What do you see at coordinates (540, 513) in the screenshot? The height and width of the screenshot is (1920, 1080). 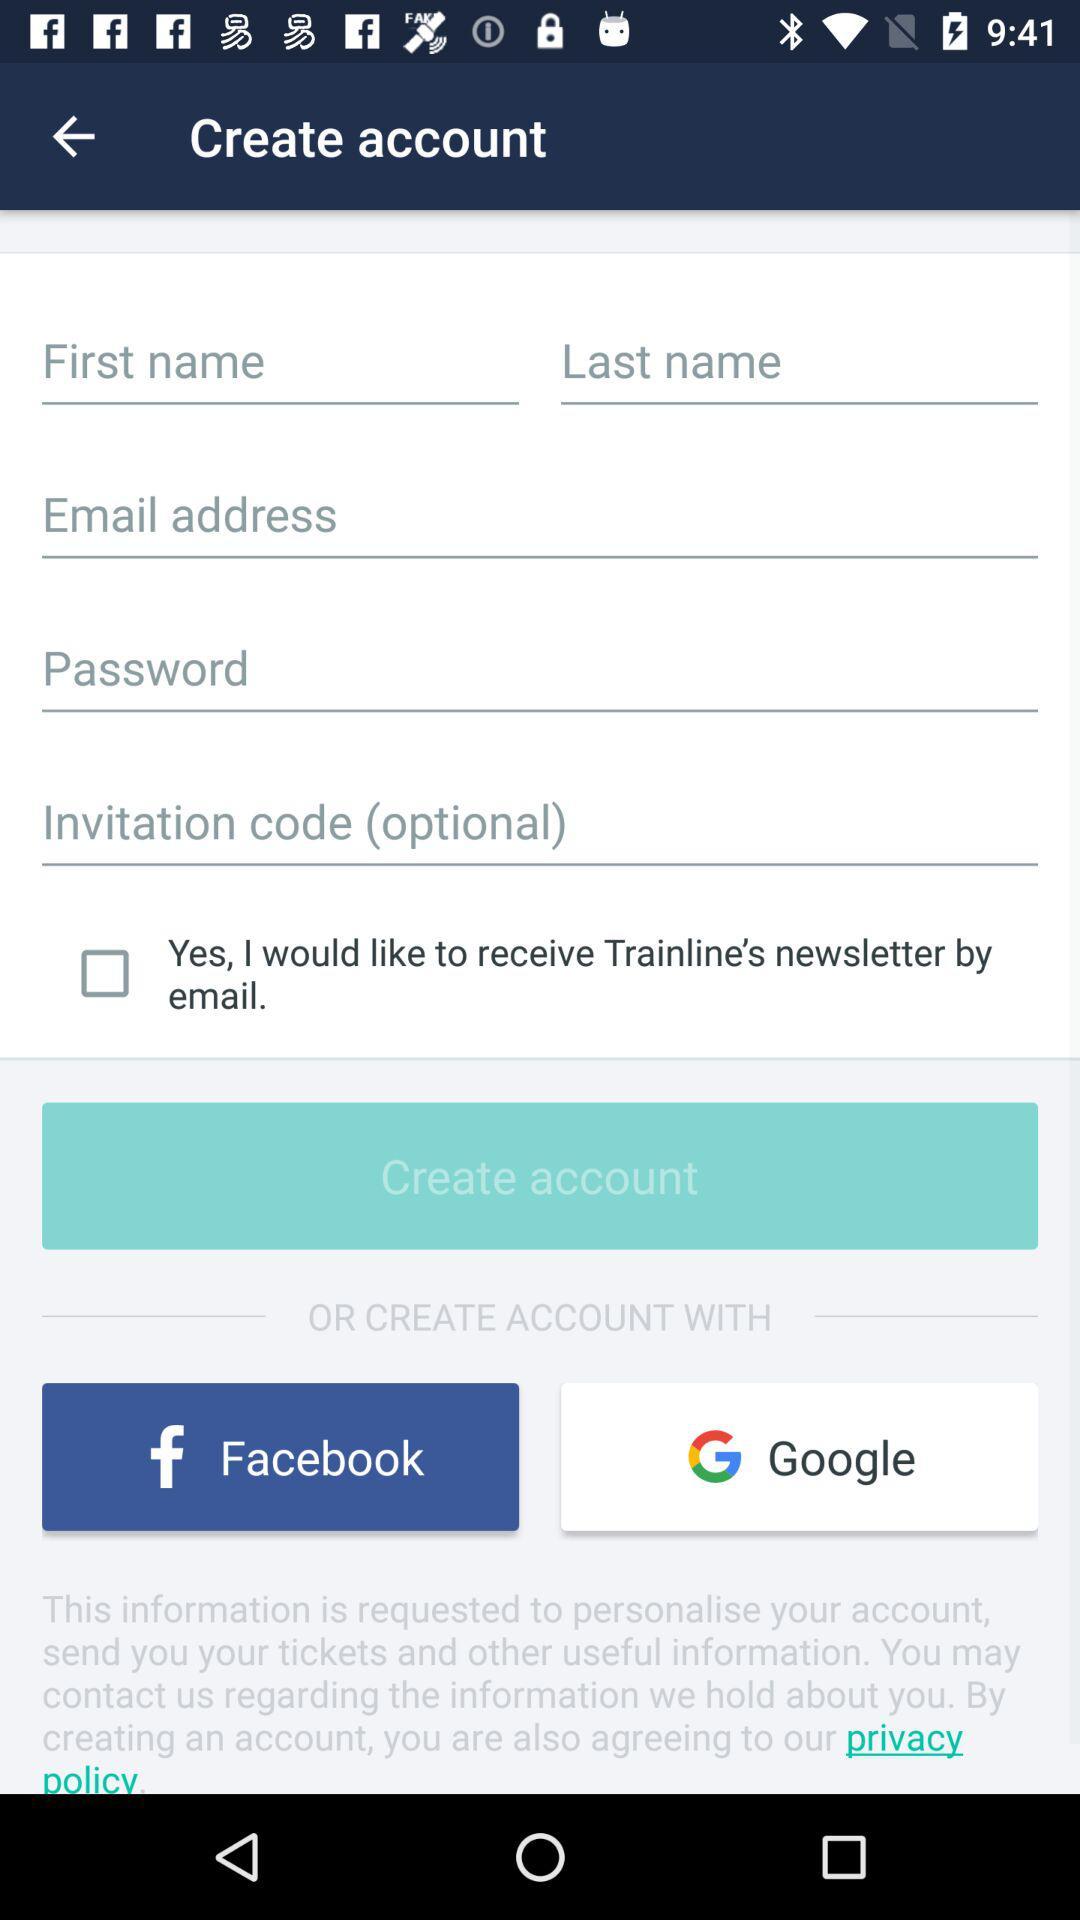 I see `email address` at bounding box center [540, 513].